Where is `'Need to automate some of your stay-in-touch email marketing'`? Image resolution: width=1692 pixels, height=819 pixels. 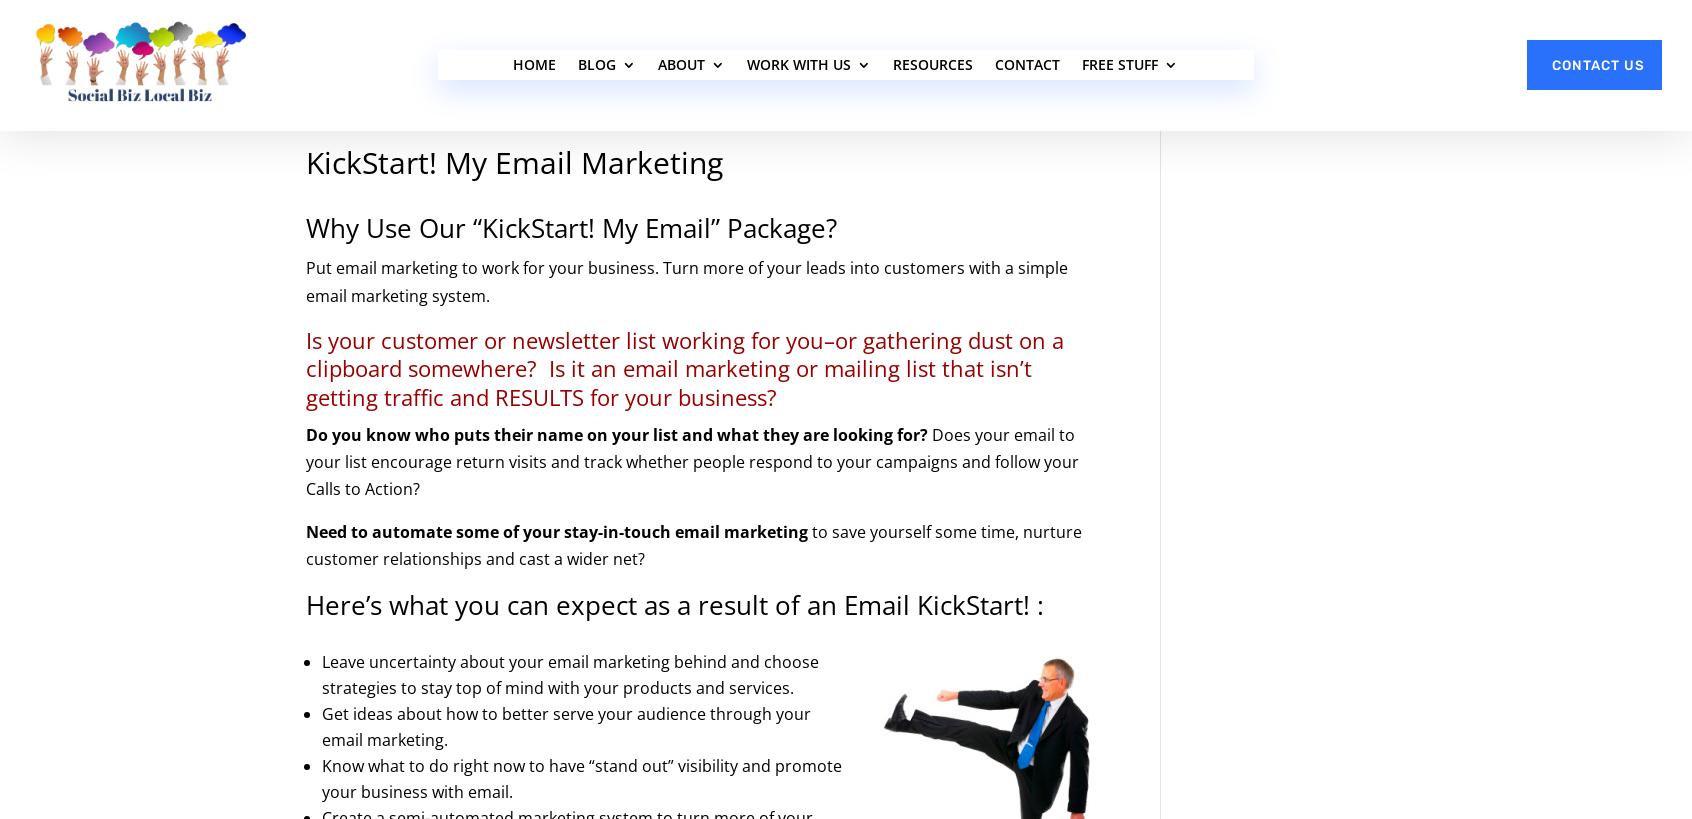
'Need to automate some of your stay-in-touch email marketing' is located at coordinates (557, 532).